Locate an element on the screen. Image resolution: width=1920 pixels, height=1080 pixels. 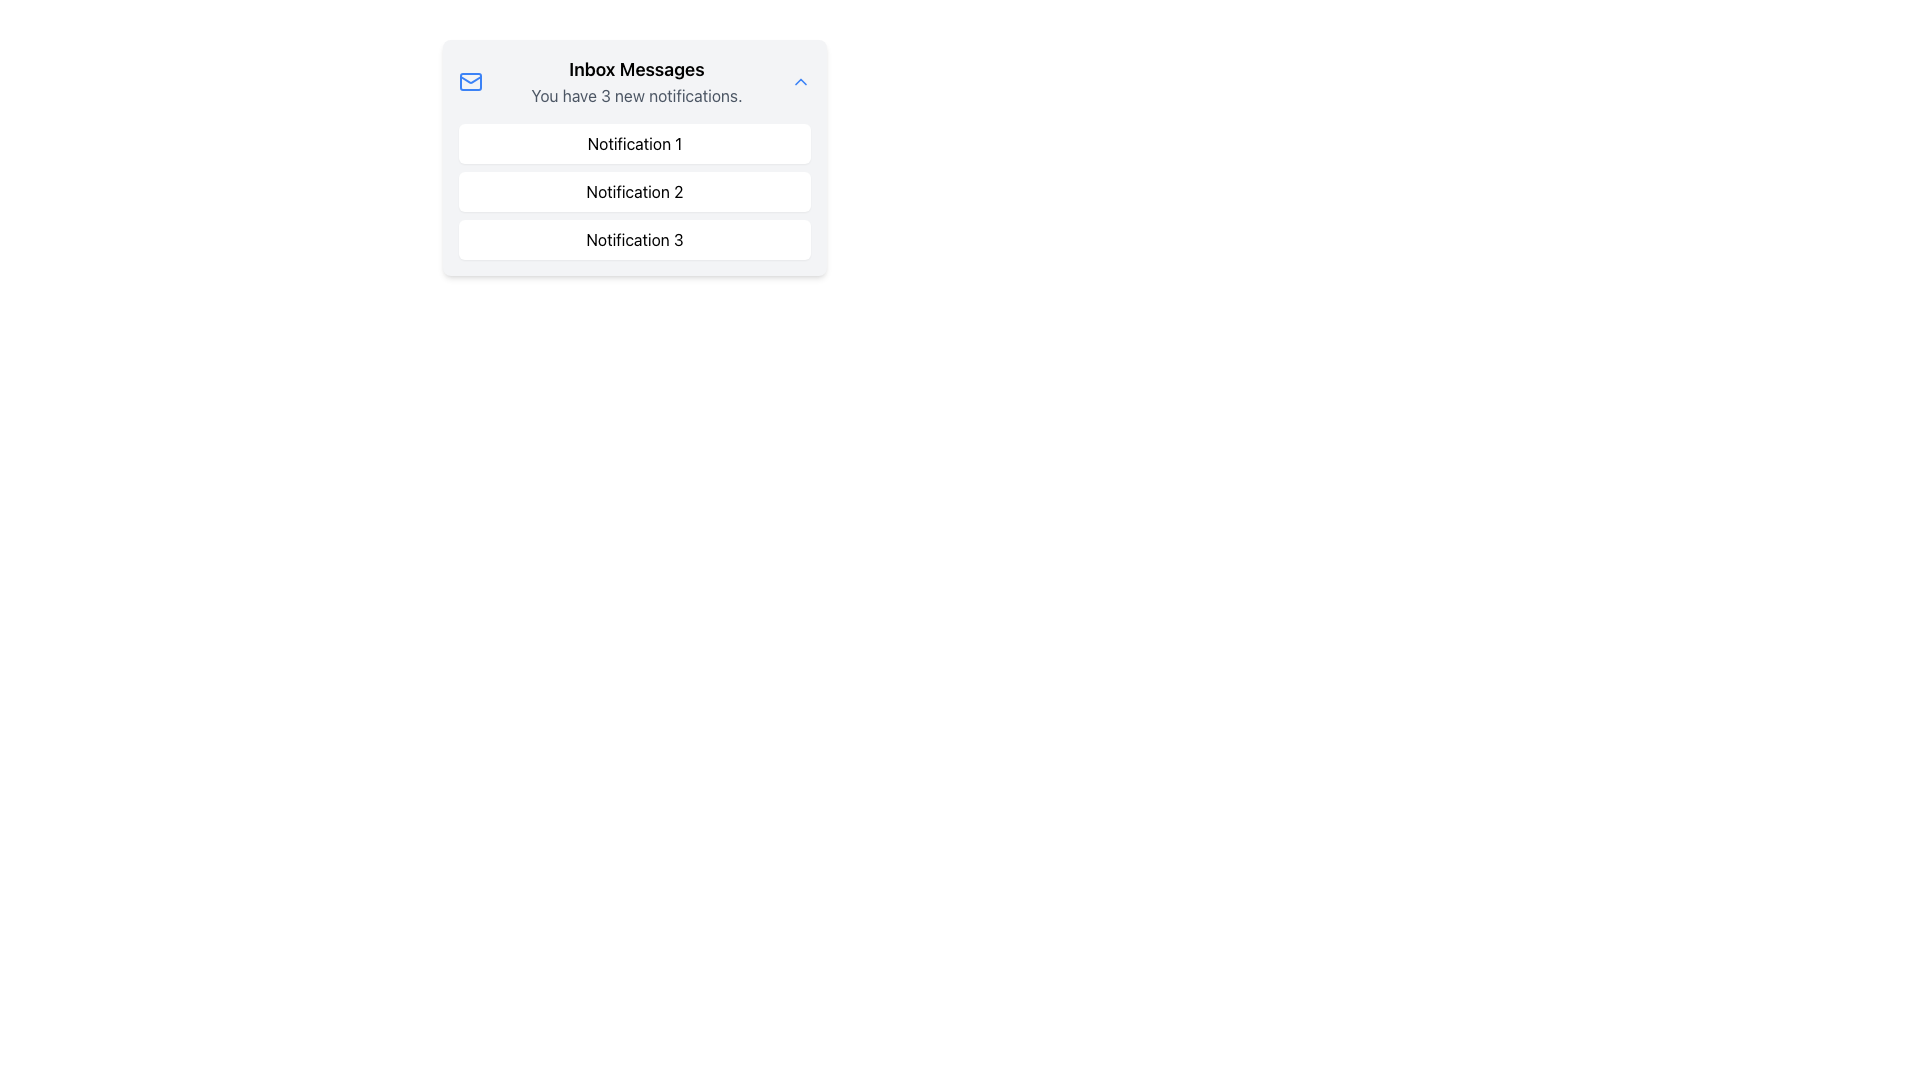
static text element that displays the number of new notifications available, located beneath the 'Inbox Messages' header is located at coordinates (636, 96).